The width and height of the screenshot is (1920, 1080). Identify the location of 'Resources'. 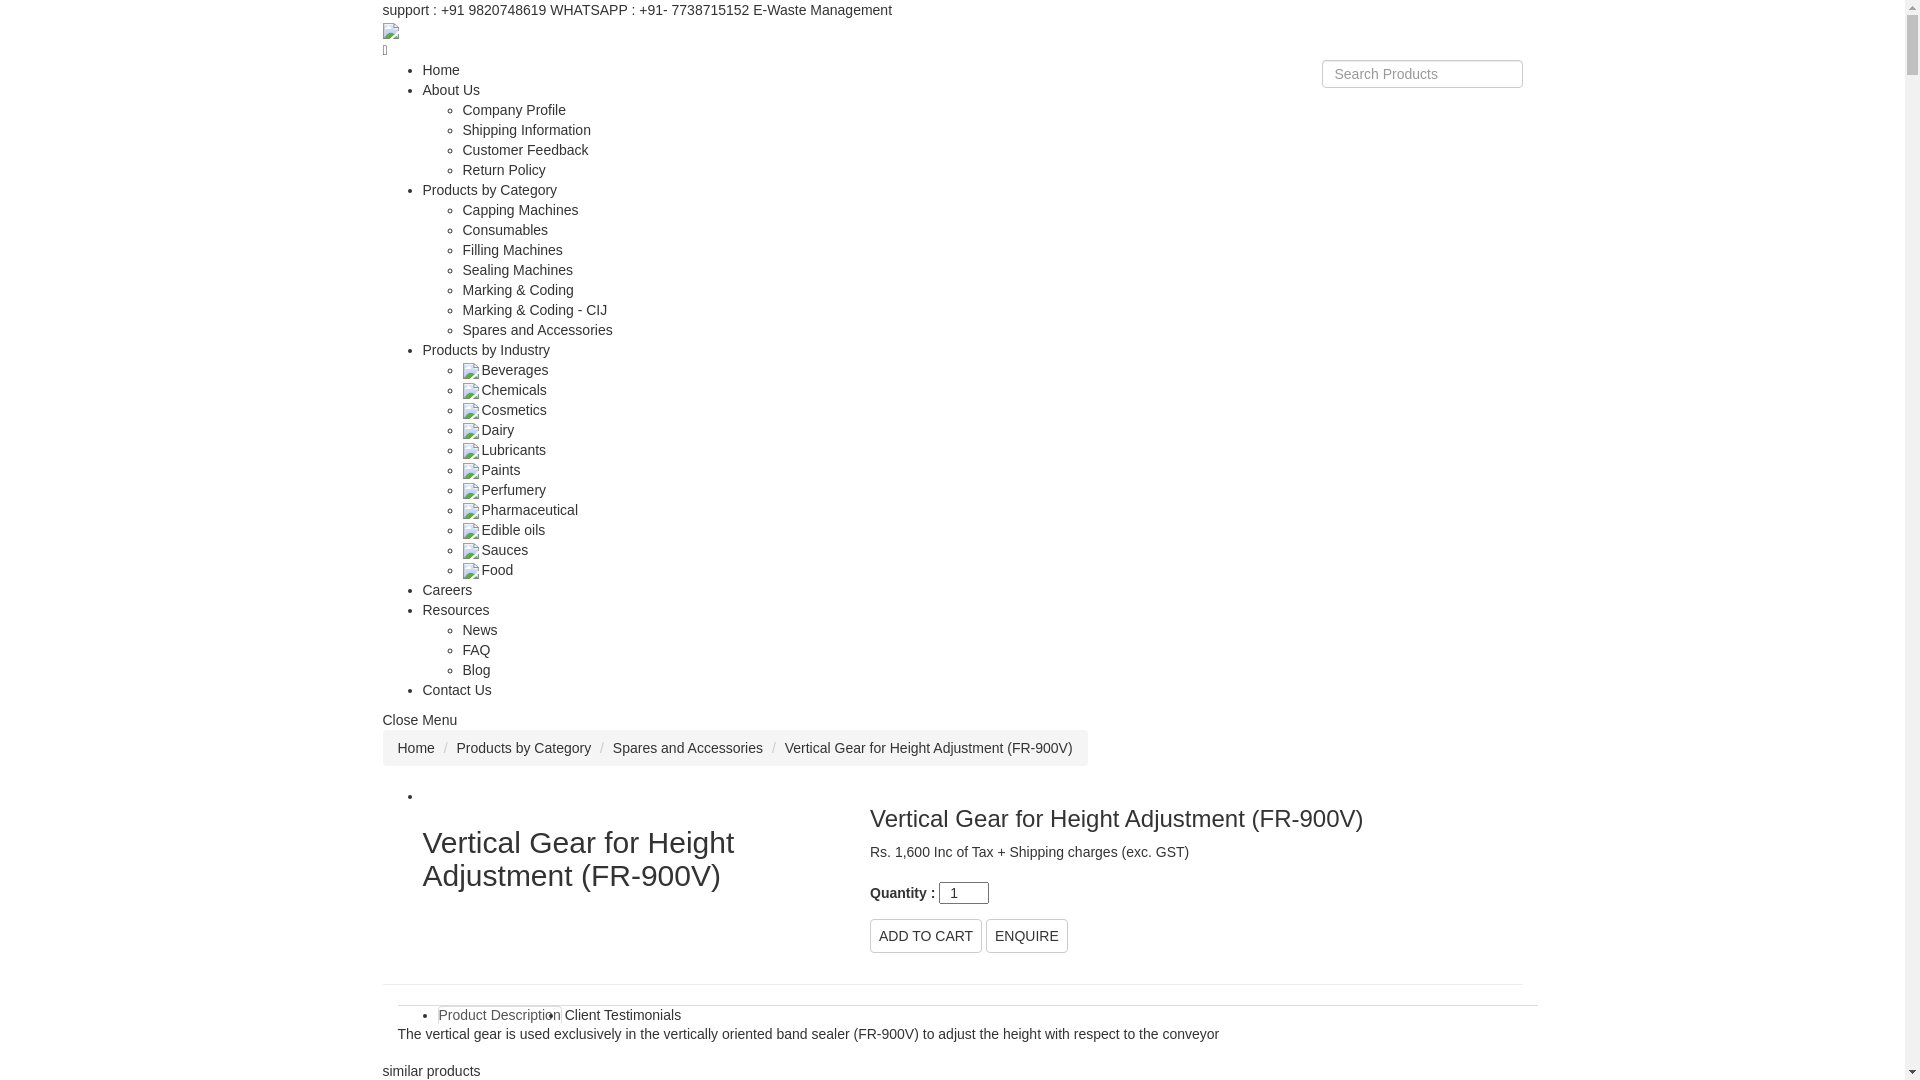
(454, 608).